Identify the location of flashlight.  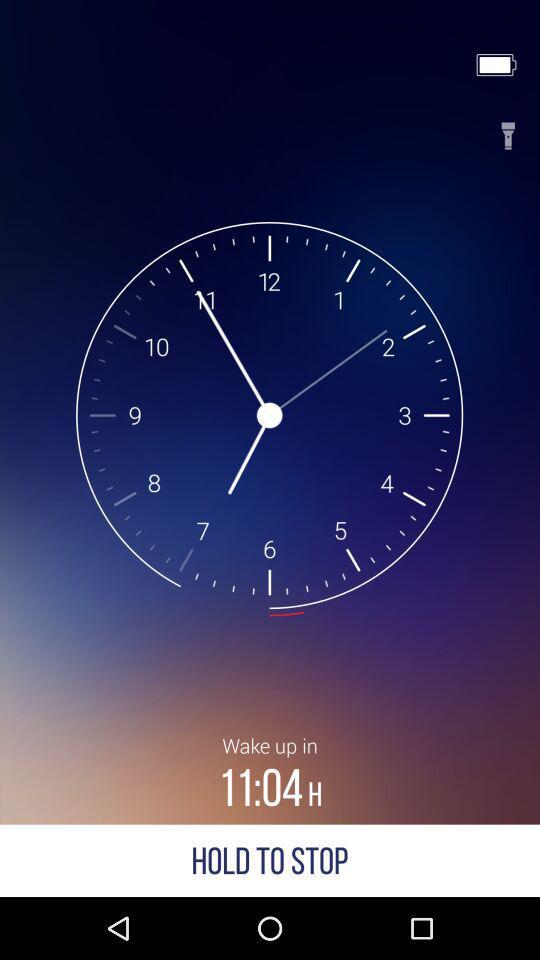
(508, 129).